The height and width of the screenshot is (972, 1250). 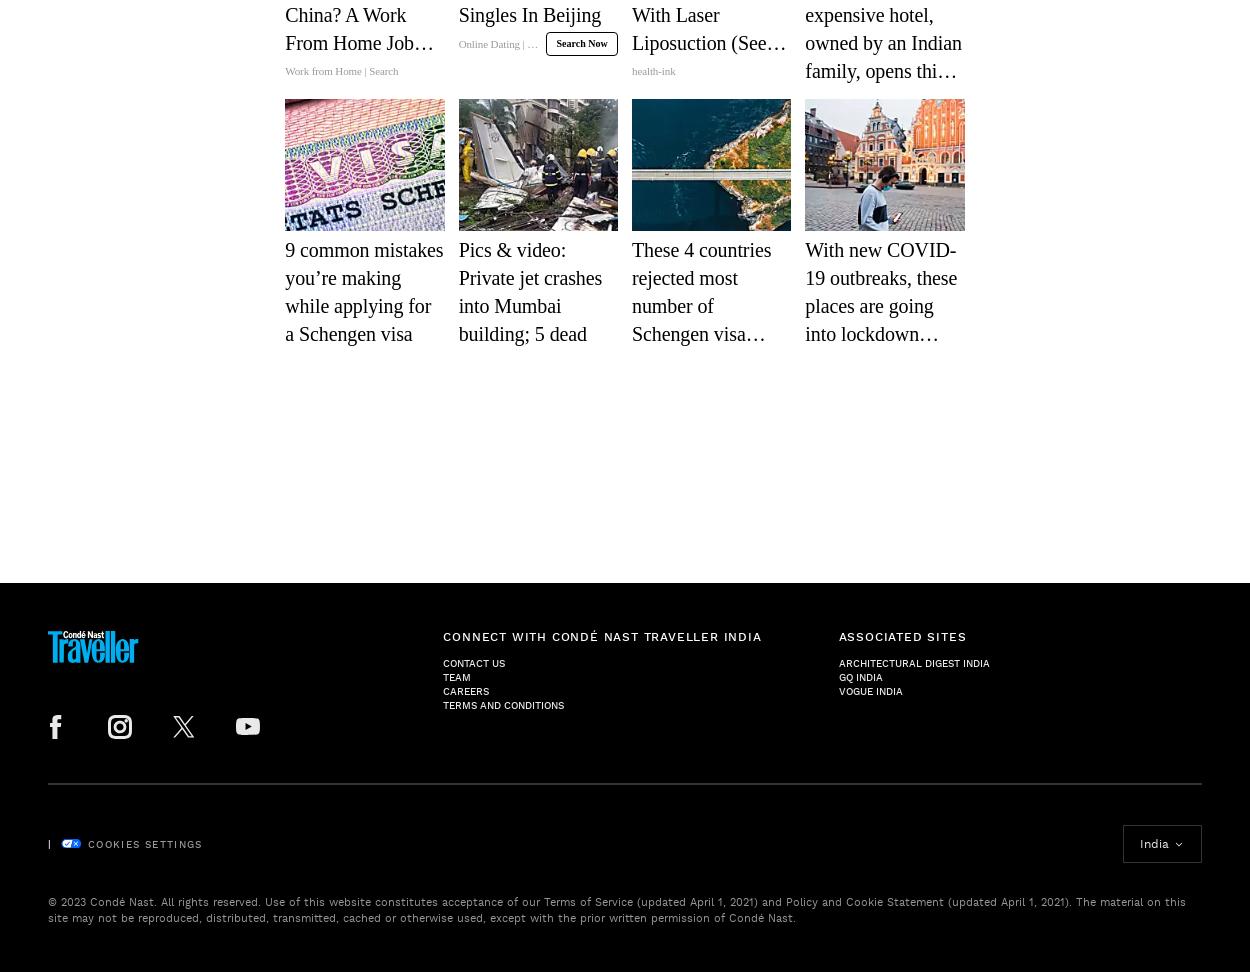 What do you see at coordinates (913, 663) in the screenshot?
I see `'Architectural Digest India'` at bounding box center [913, 663].